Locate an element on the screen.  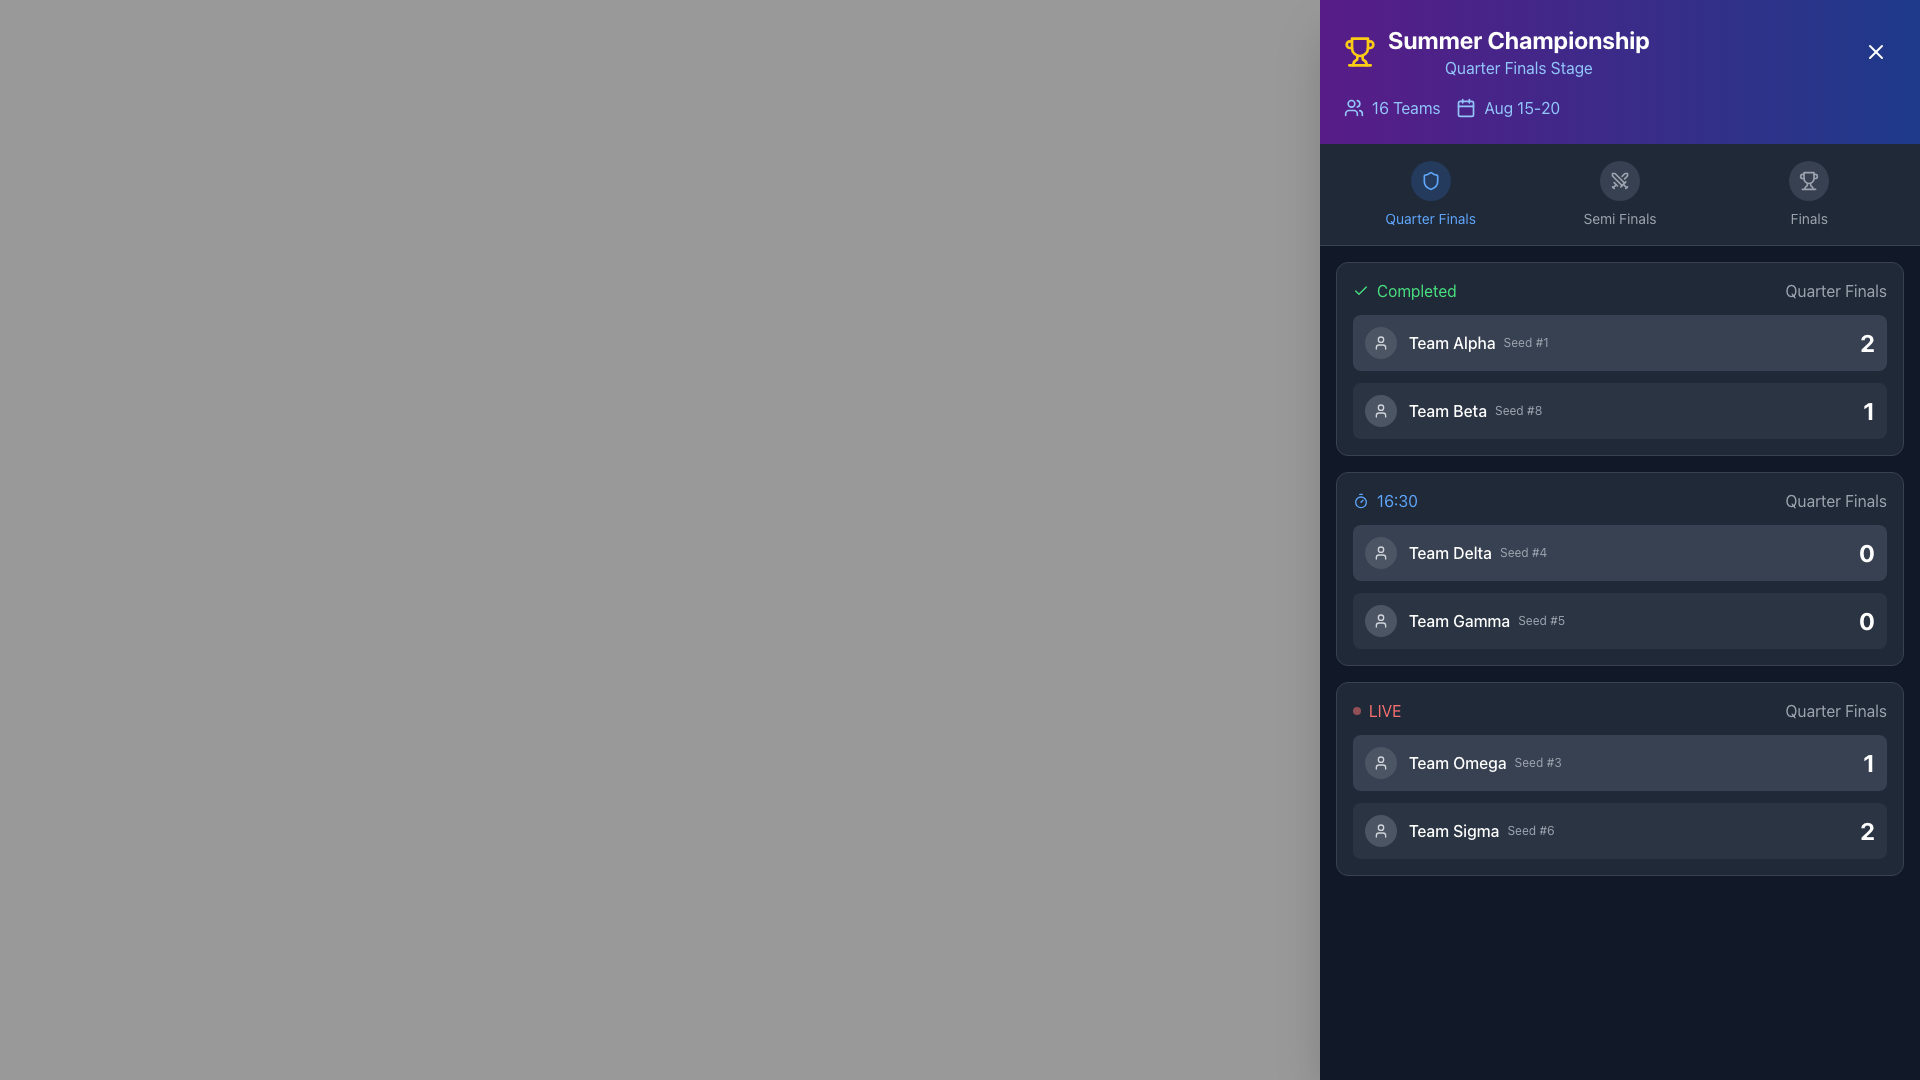
the shield-shaped icon with a blue outline located beneath the 'Summer Championship' heading is located at coordinates (1429, 181).